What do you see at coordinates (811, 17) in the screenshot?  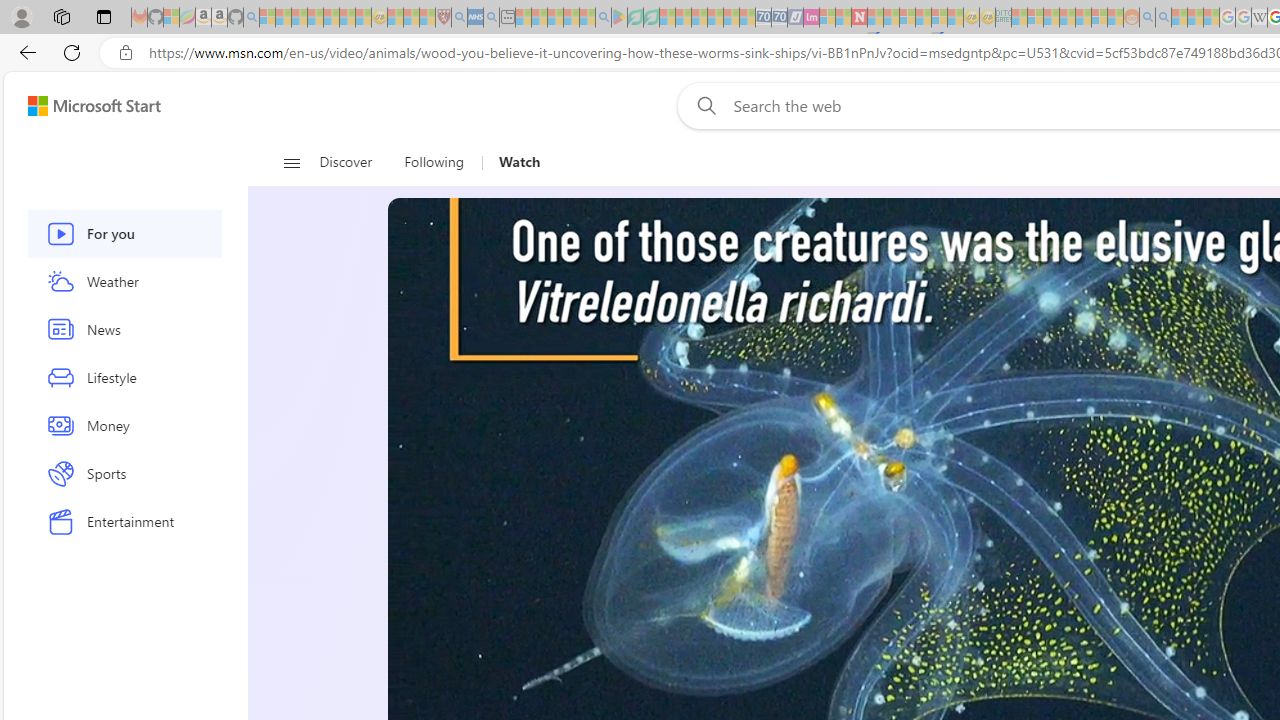 I see `'Jobs - lastminute.com Investor Portal - Sleeping'` at bounding box center [811, 17].